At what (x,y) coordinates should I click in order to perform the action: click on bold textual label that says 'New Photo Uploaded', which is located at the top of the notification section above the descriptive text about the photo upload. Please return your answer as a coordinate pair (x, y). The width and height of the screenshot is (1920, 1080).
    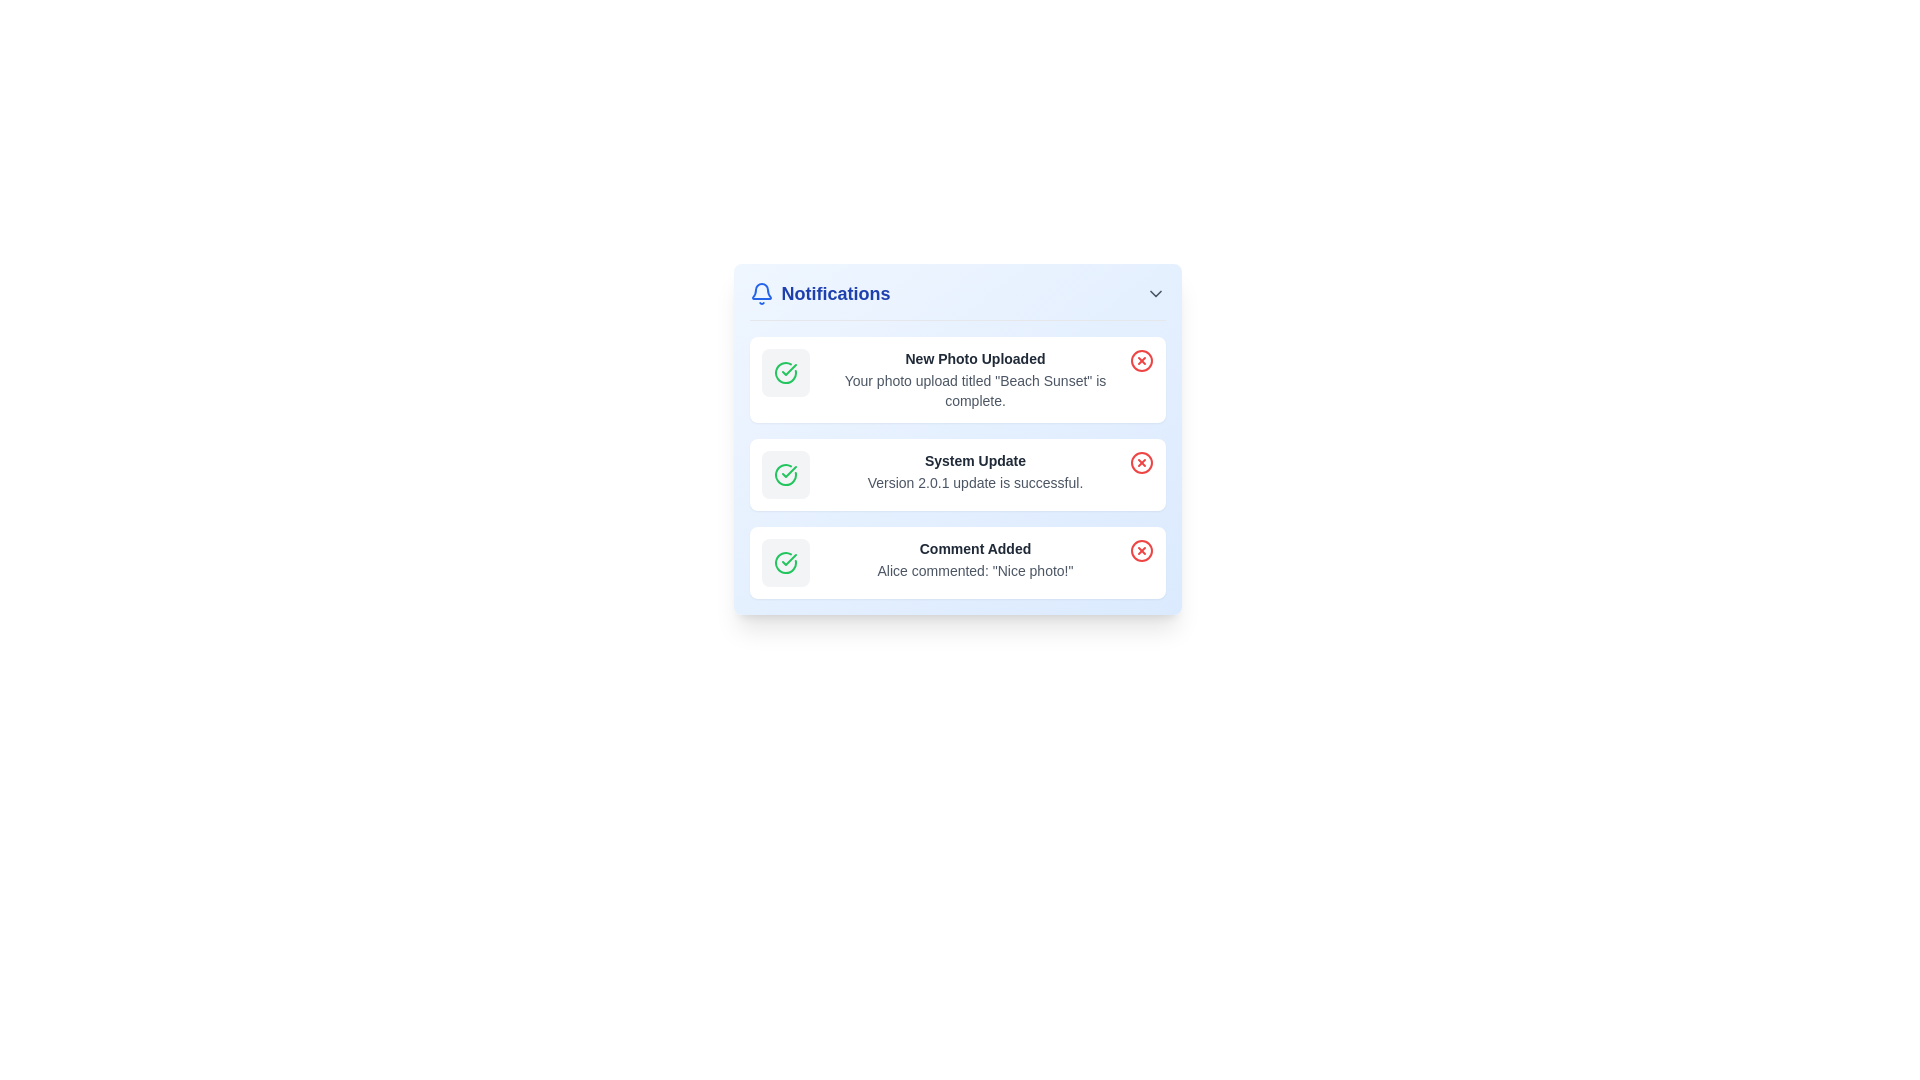
    Looking at the image, I should click on (975, 357).